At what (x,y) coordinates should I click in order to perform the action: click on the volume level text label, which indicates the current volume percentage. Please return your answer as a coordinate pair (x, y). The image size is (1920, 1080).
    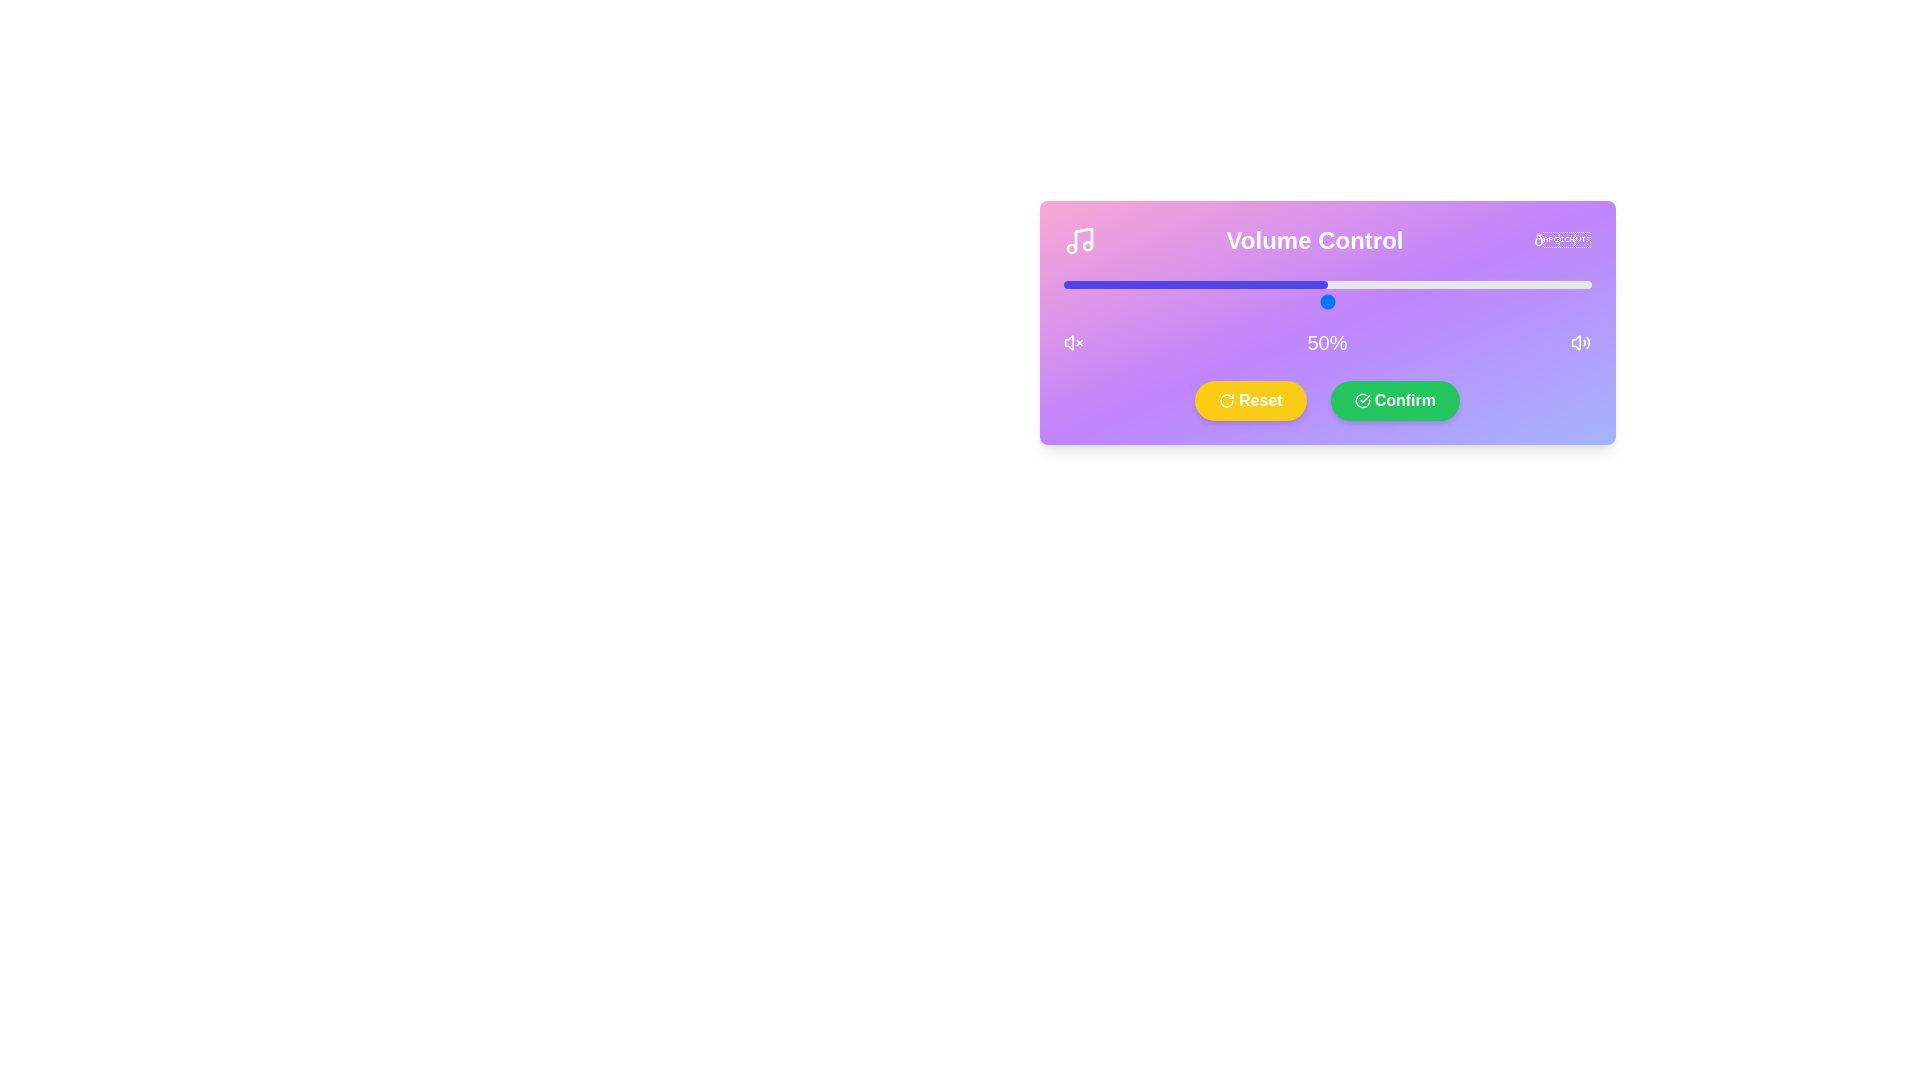
    Looking at the image, I should click on (1327, 342).